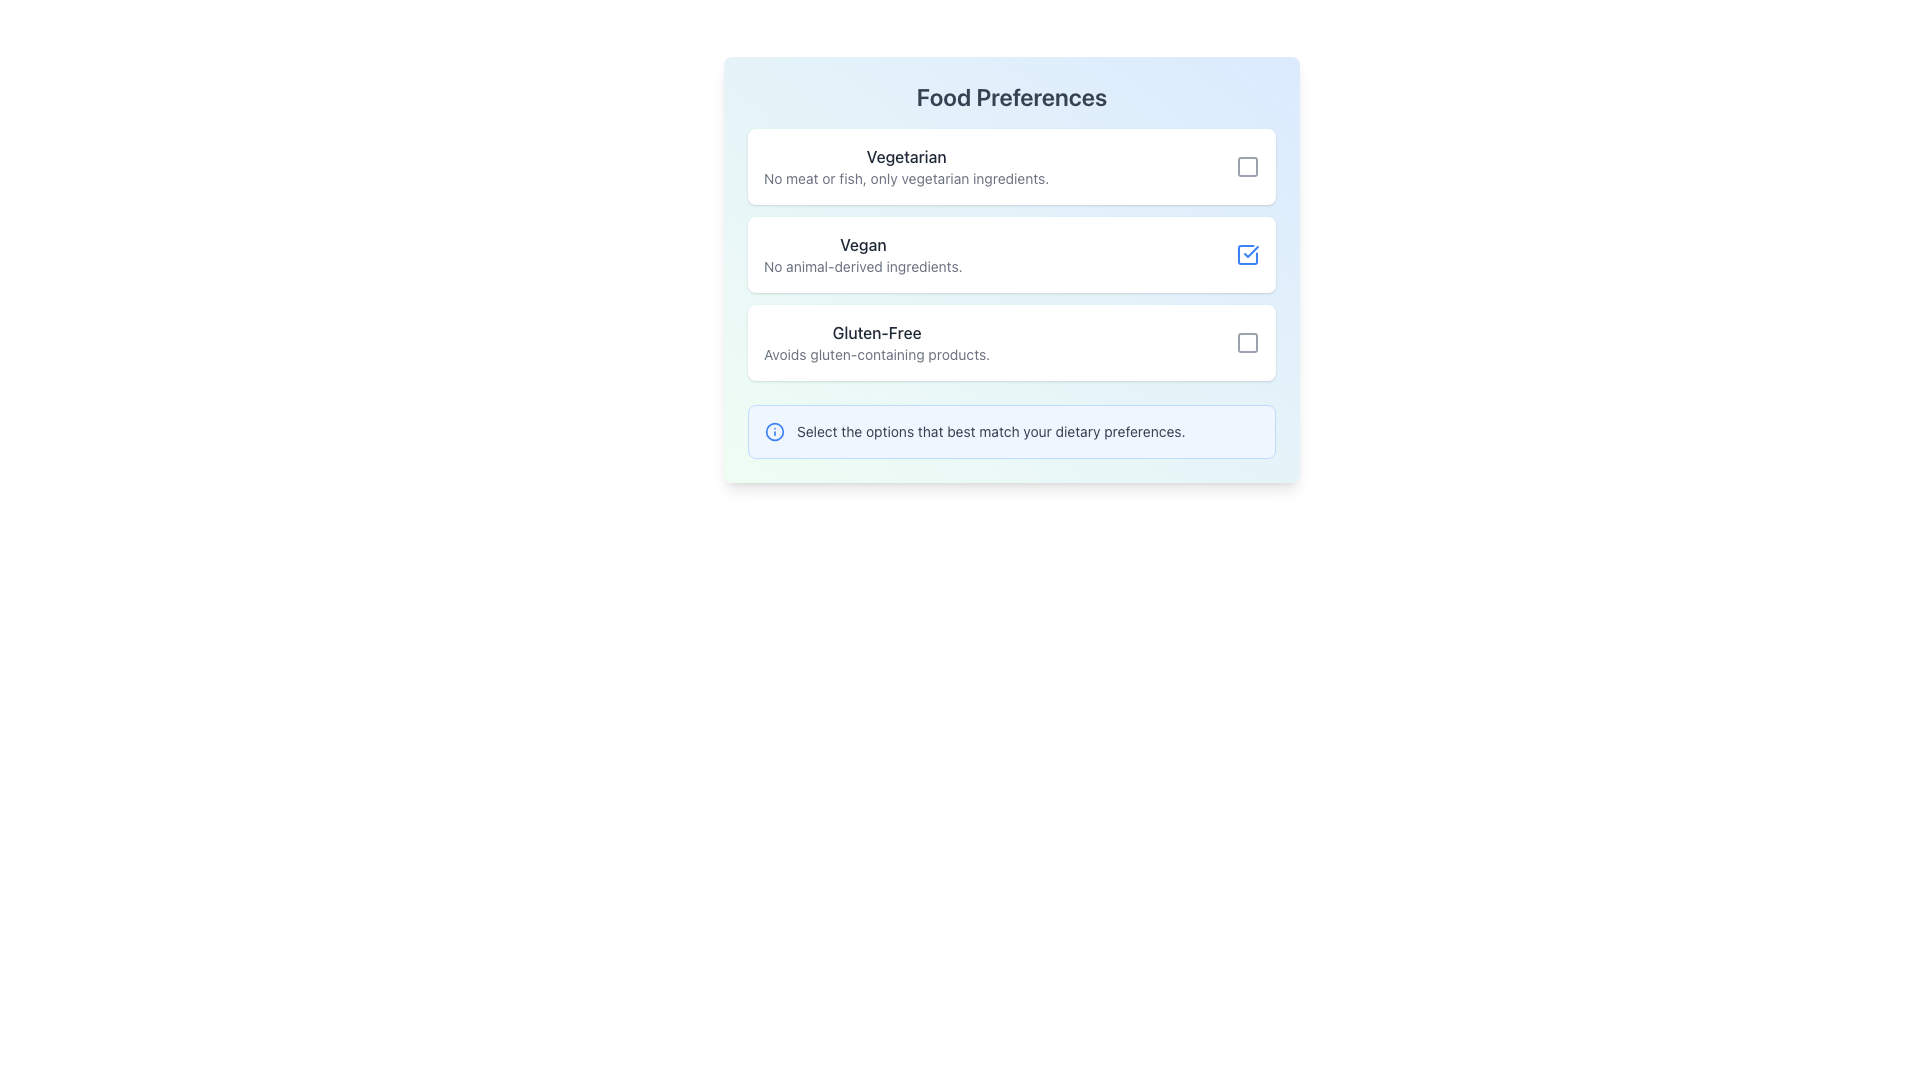  Describe the element at coordinates (1247, 342) in the screenshot. I see `the Checkbox Indicator (SVG Graphic) associated with the 'Gluten-Free' dietary preference` at that location.